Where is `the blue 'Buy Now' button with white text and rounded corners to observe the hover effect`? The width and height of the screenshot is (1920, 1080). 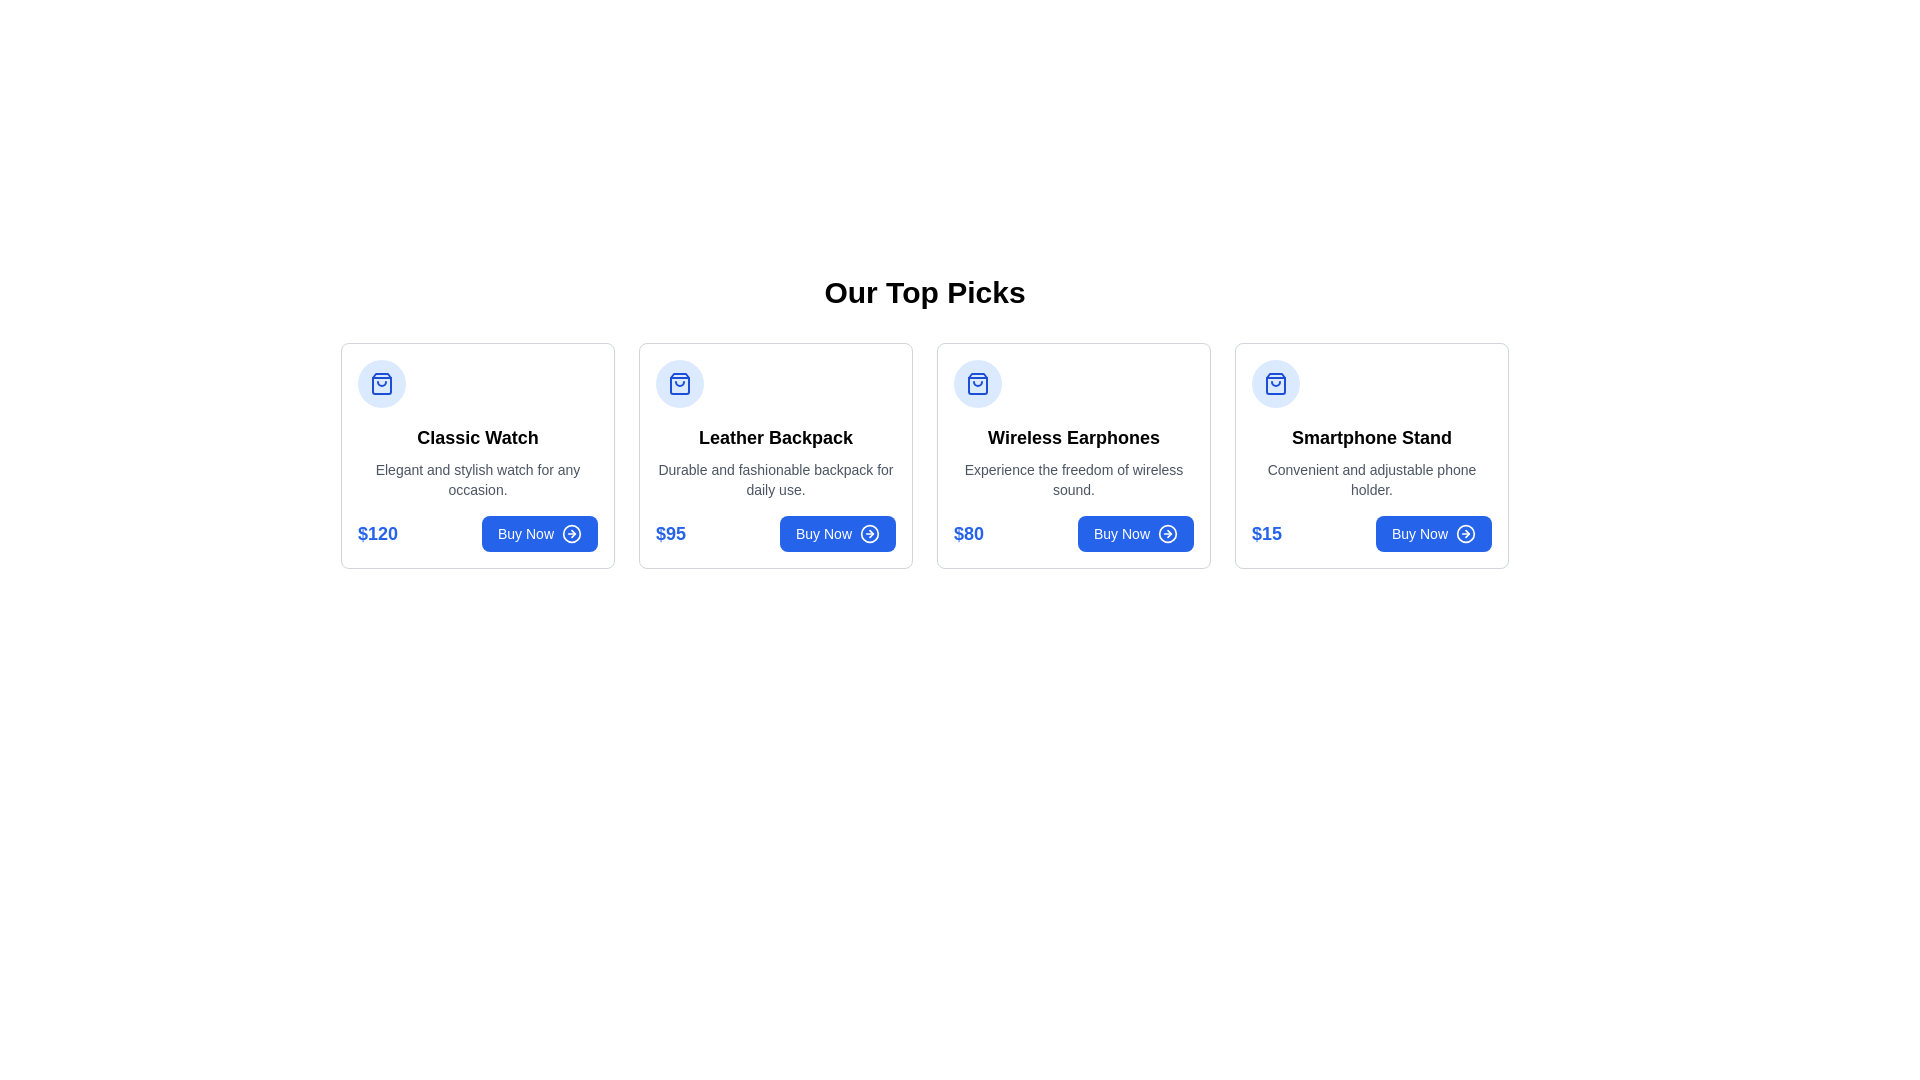
the blue 'Buy Now' button with white text and rounded corners to observe the hover effect is located at coordinates (1433, 532).